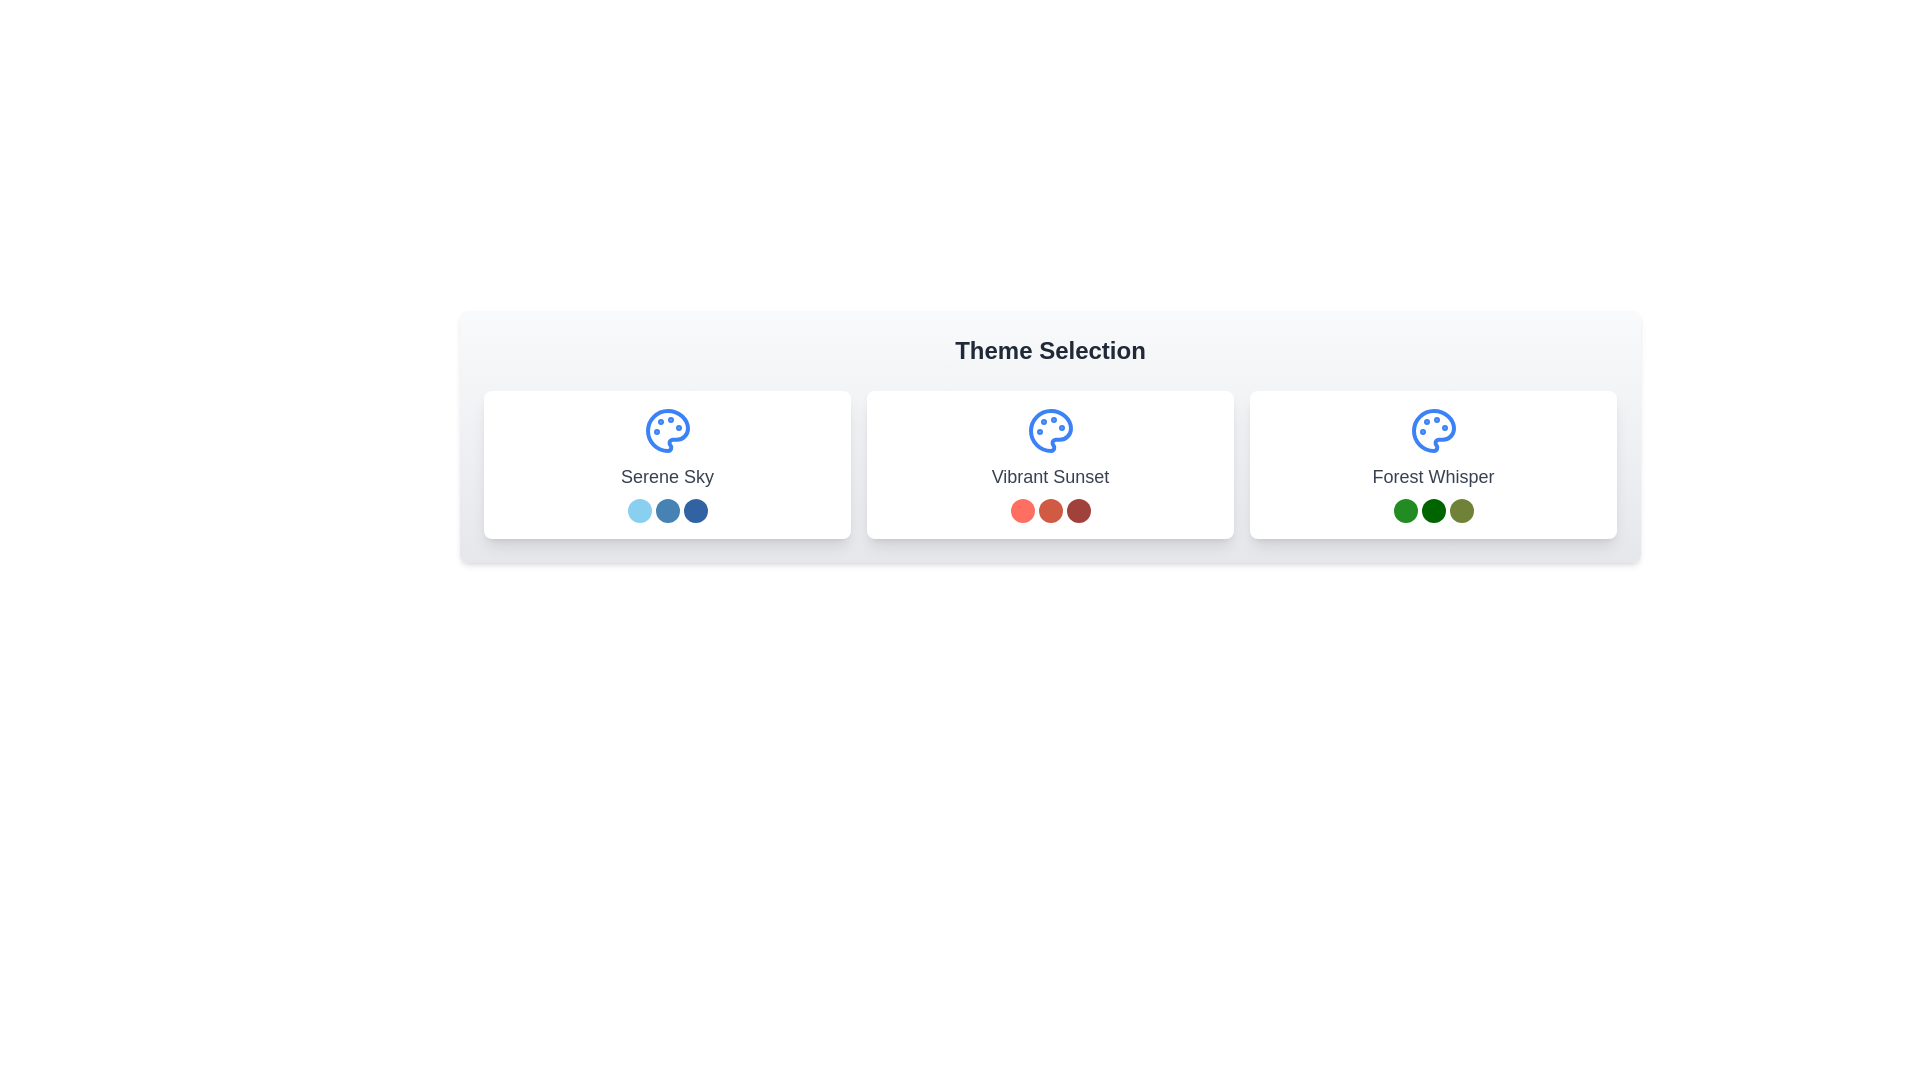  I want to click on the third circular icon representing the selection option for the 'Vibrant Sunset' theme, located at the bottom of the central card labeled 'Vibrant Sunset', so click(1077, 509).